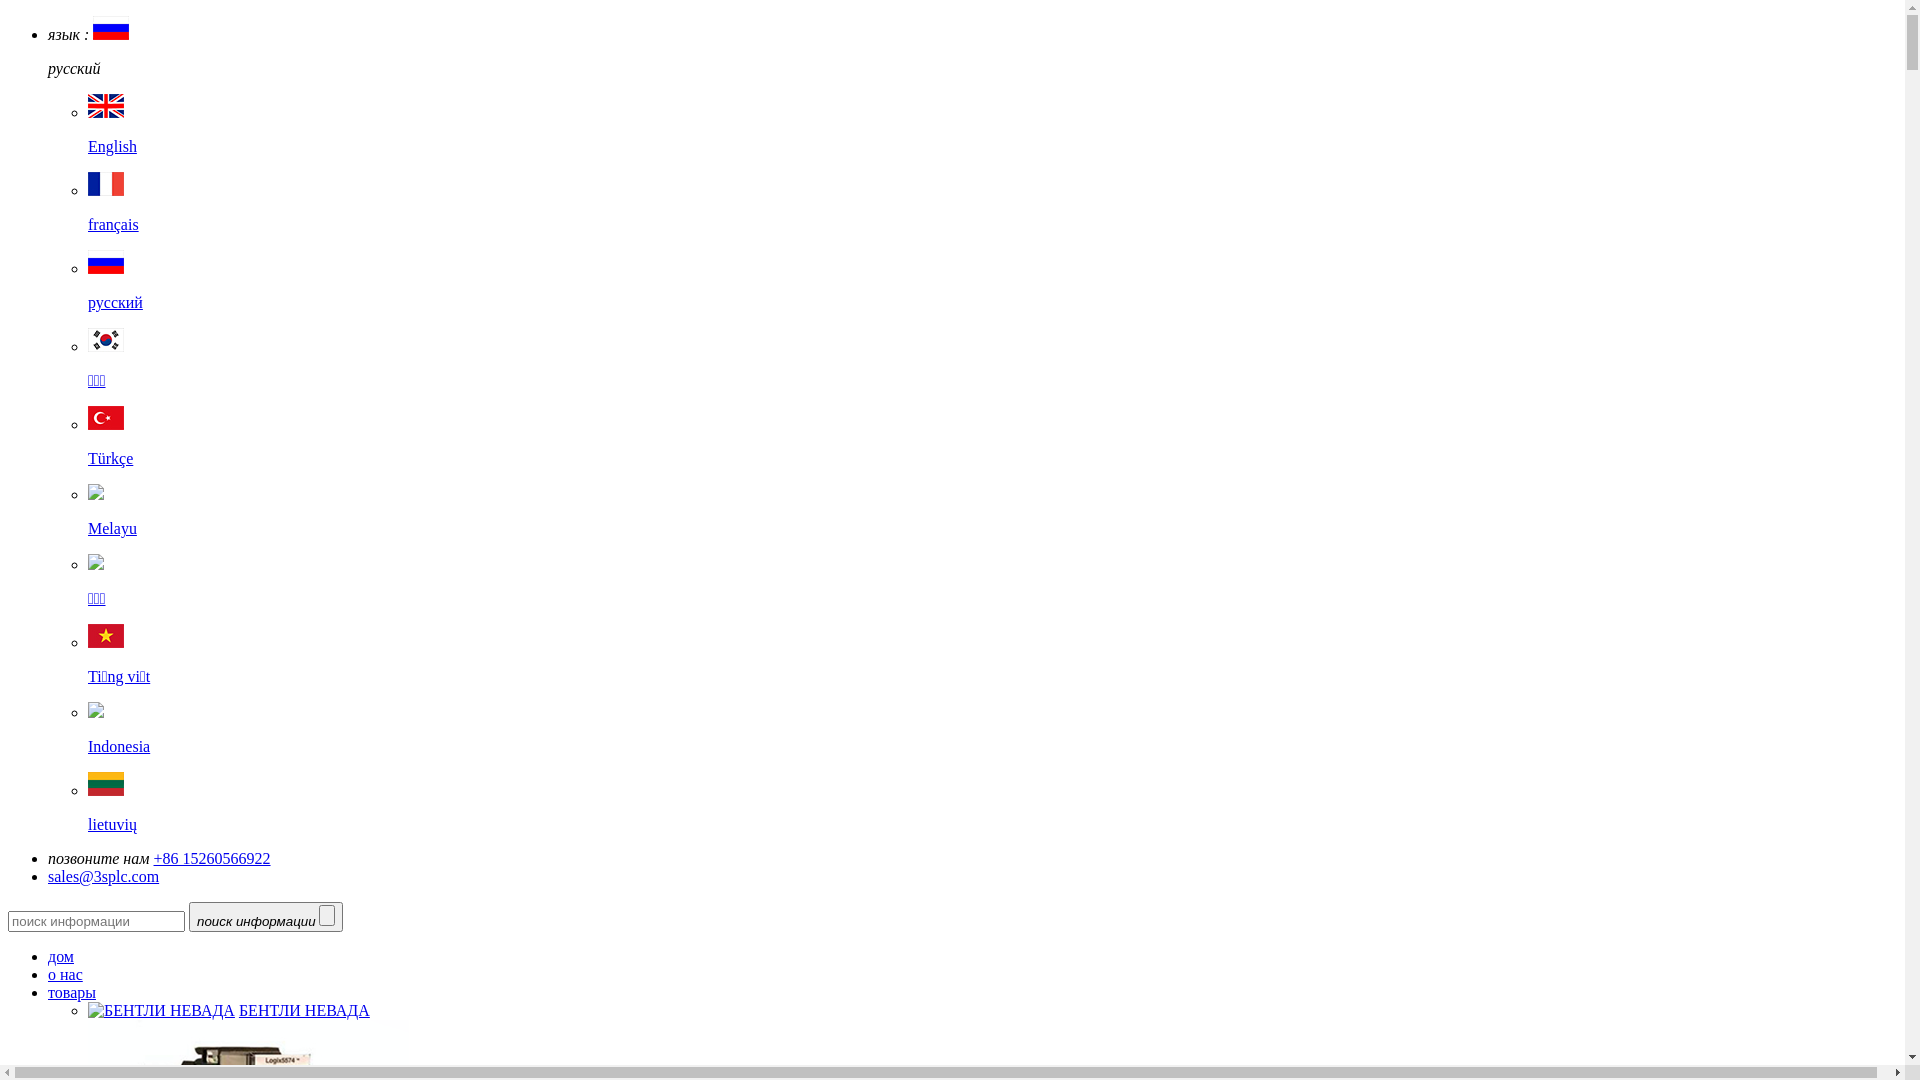 This screenshot has height=1080, width=1920. I want to click on '+86 15260566922', so click(212, 857).